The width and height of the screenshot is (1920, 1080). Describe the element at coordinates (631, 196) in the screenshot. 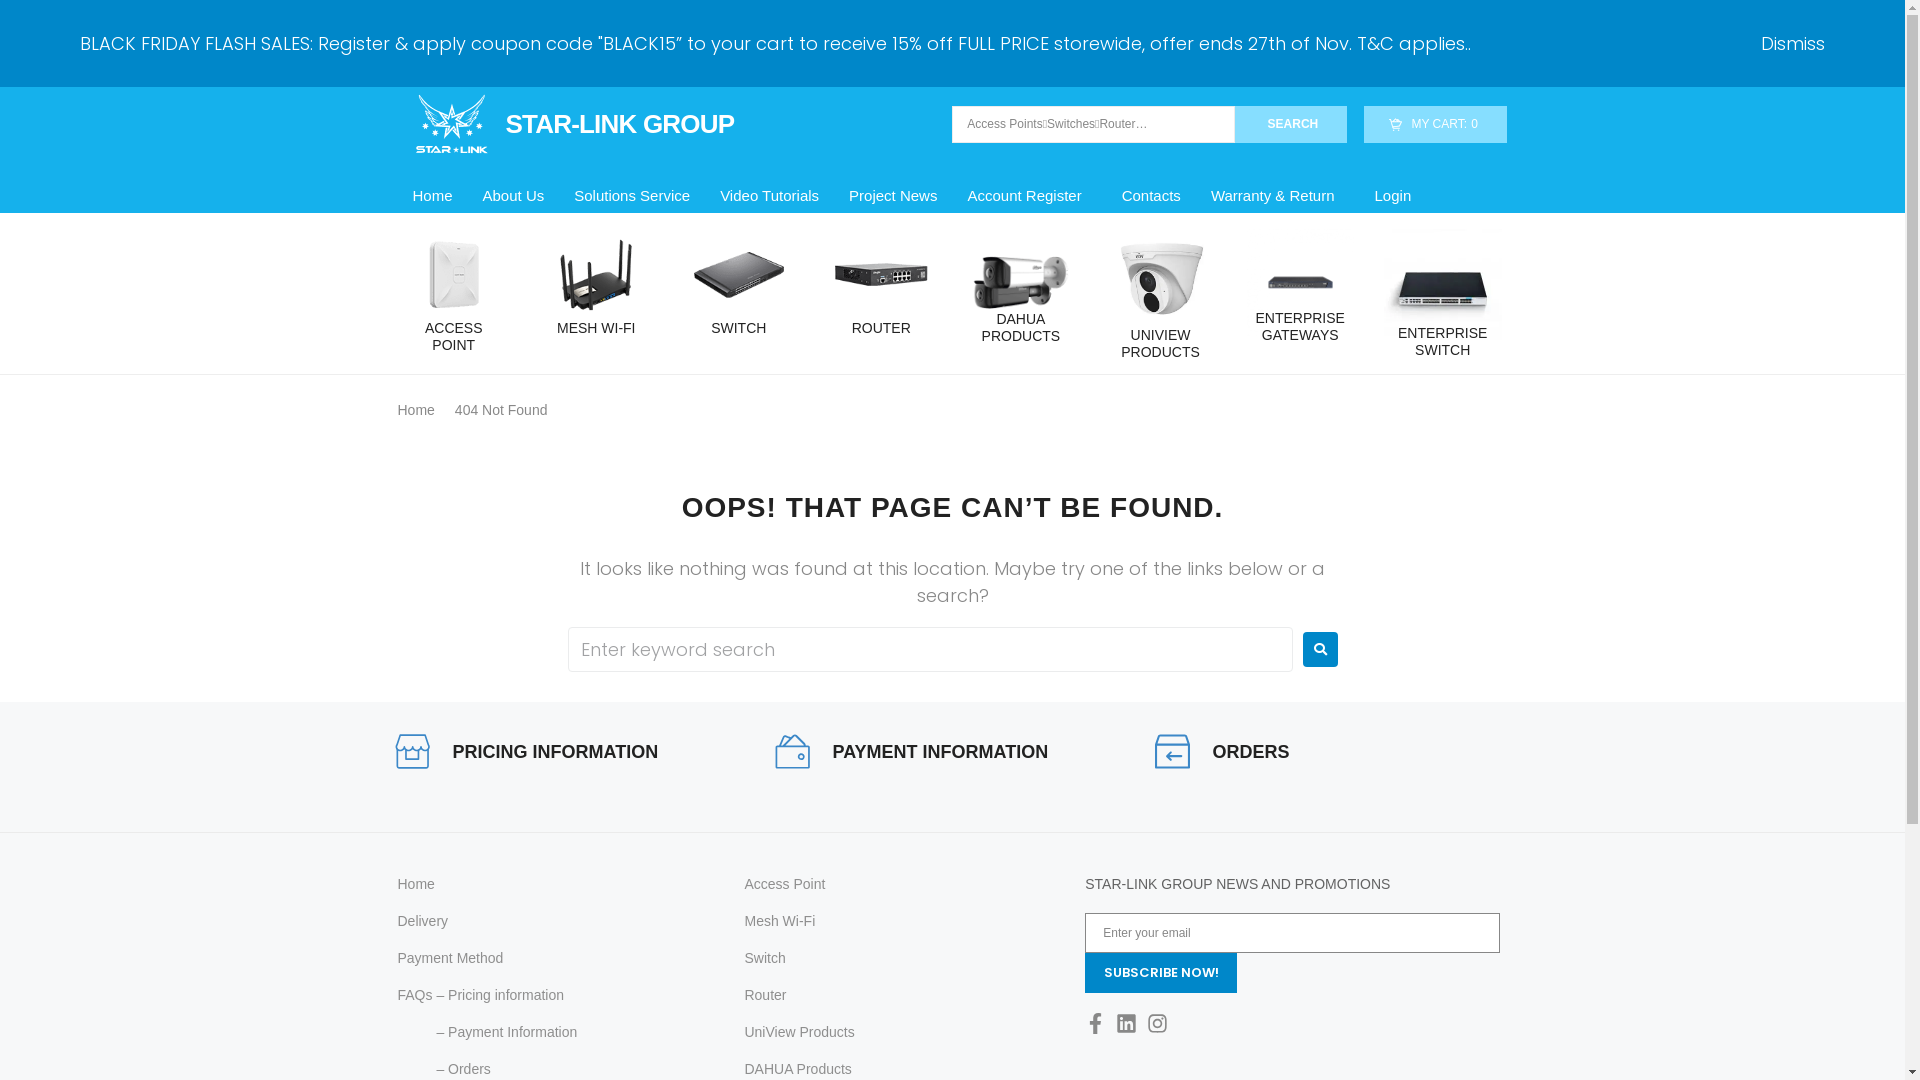

I see `'Solutions Service'` at that location.